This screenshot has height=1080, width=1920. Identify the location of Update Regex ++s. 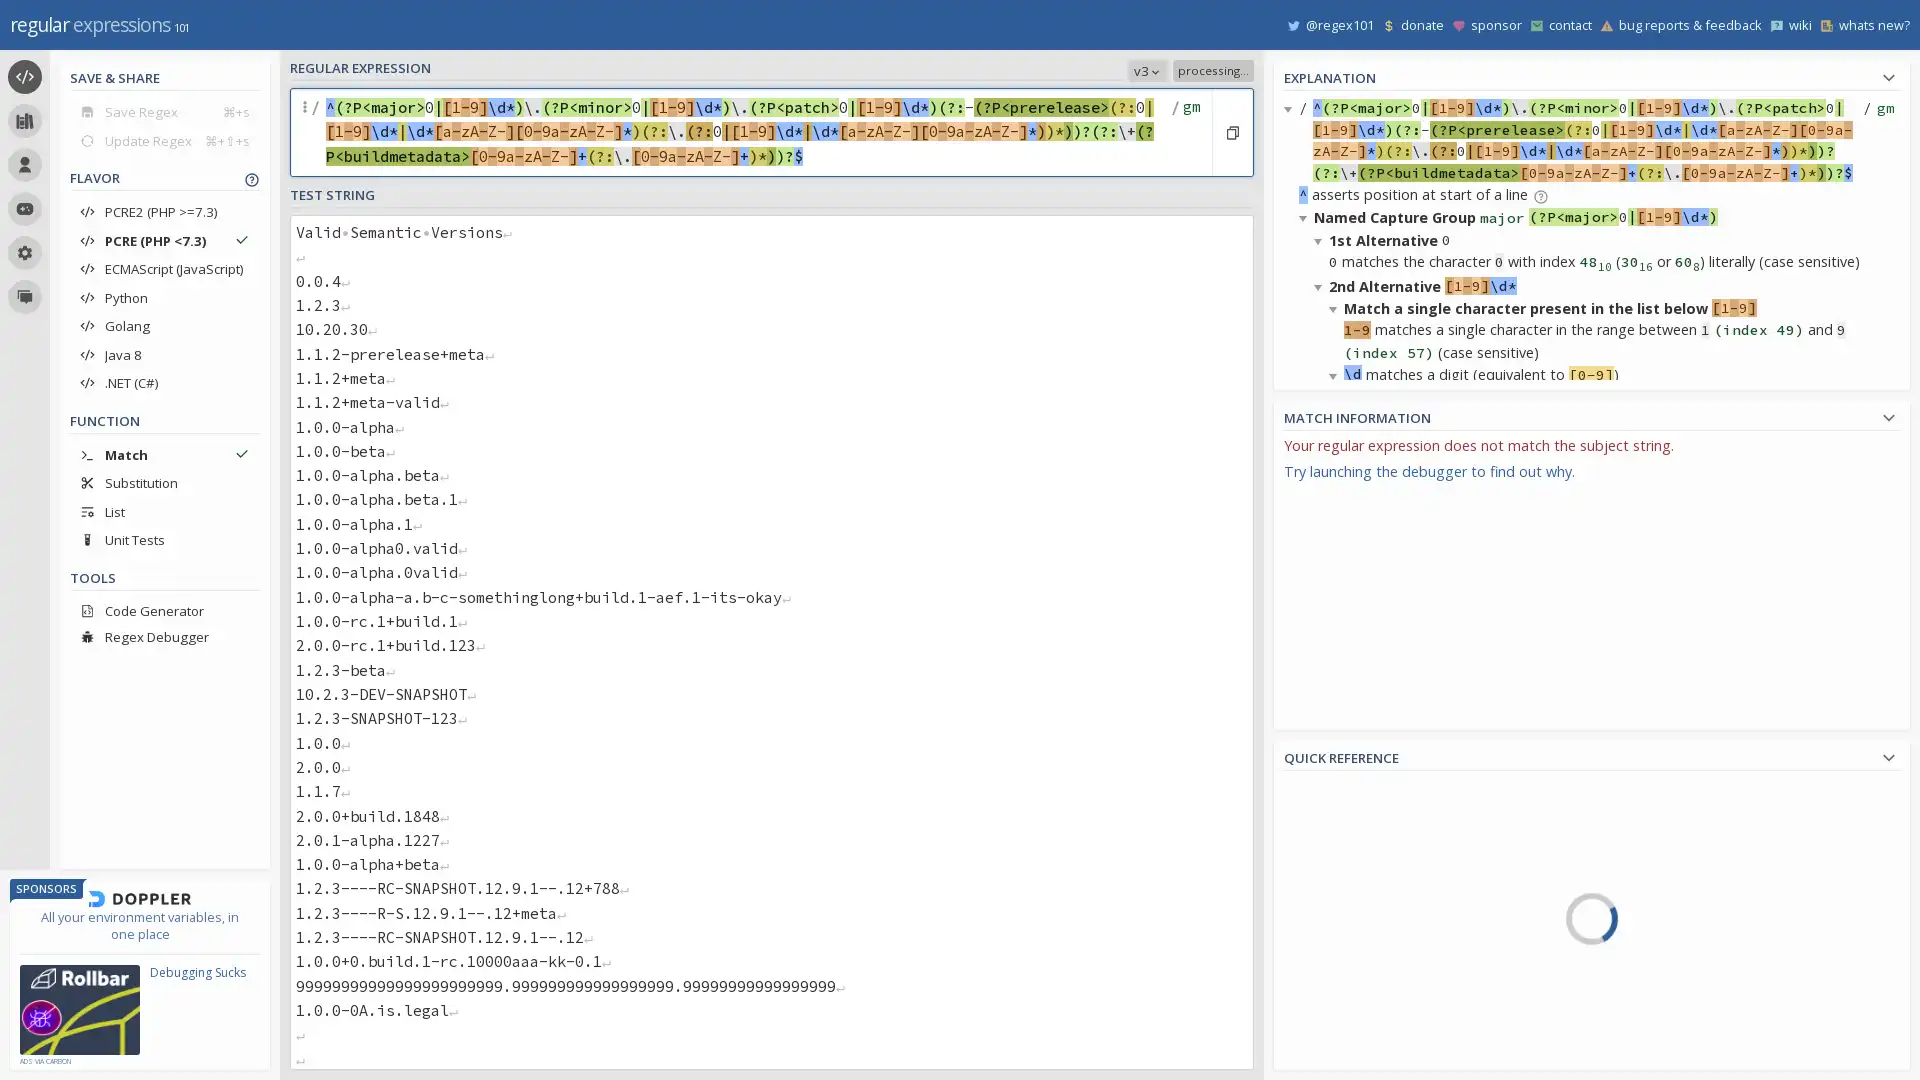
(164, 139).